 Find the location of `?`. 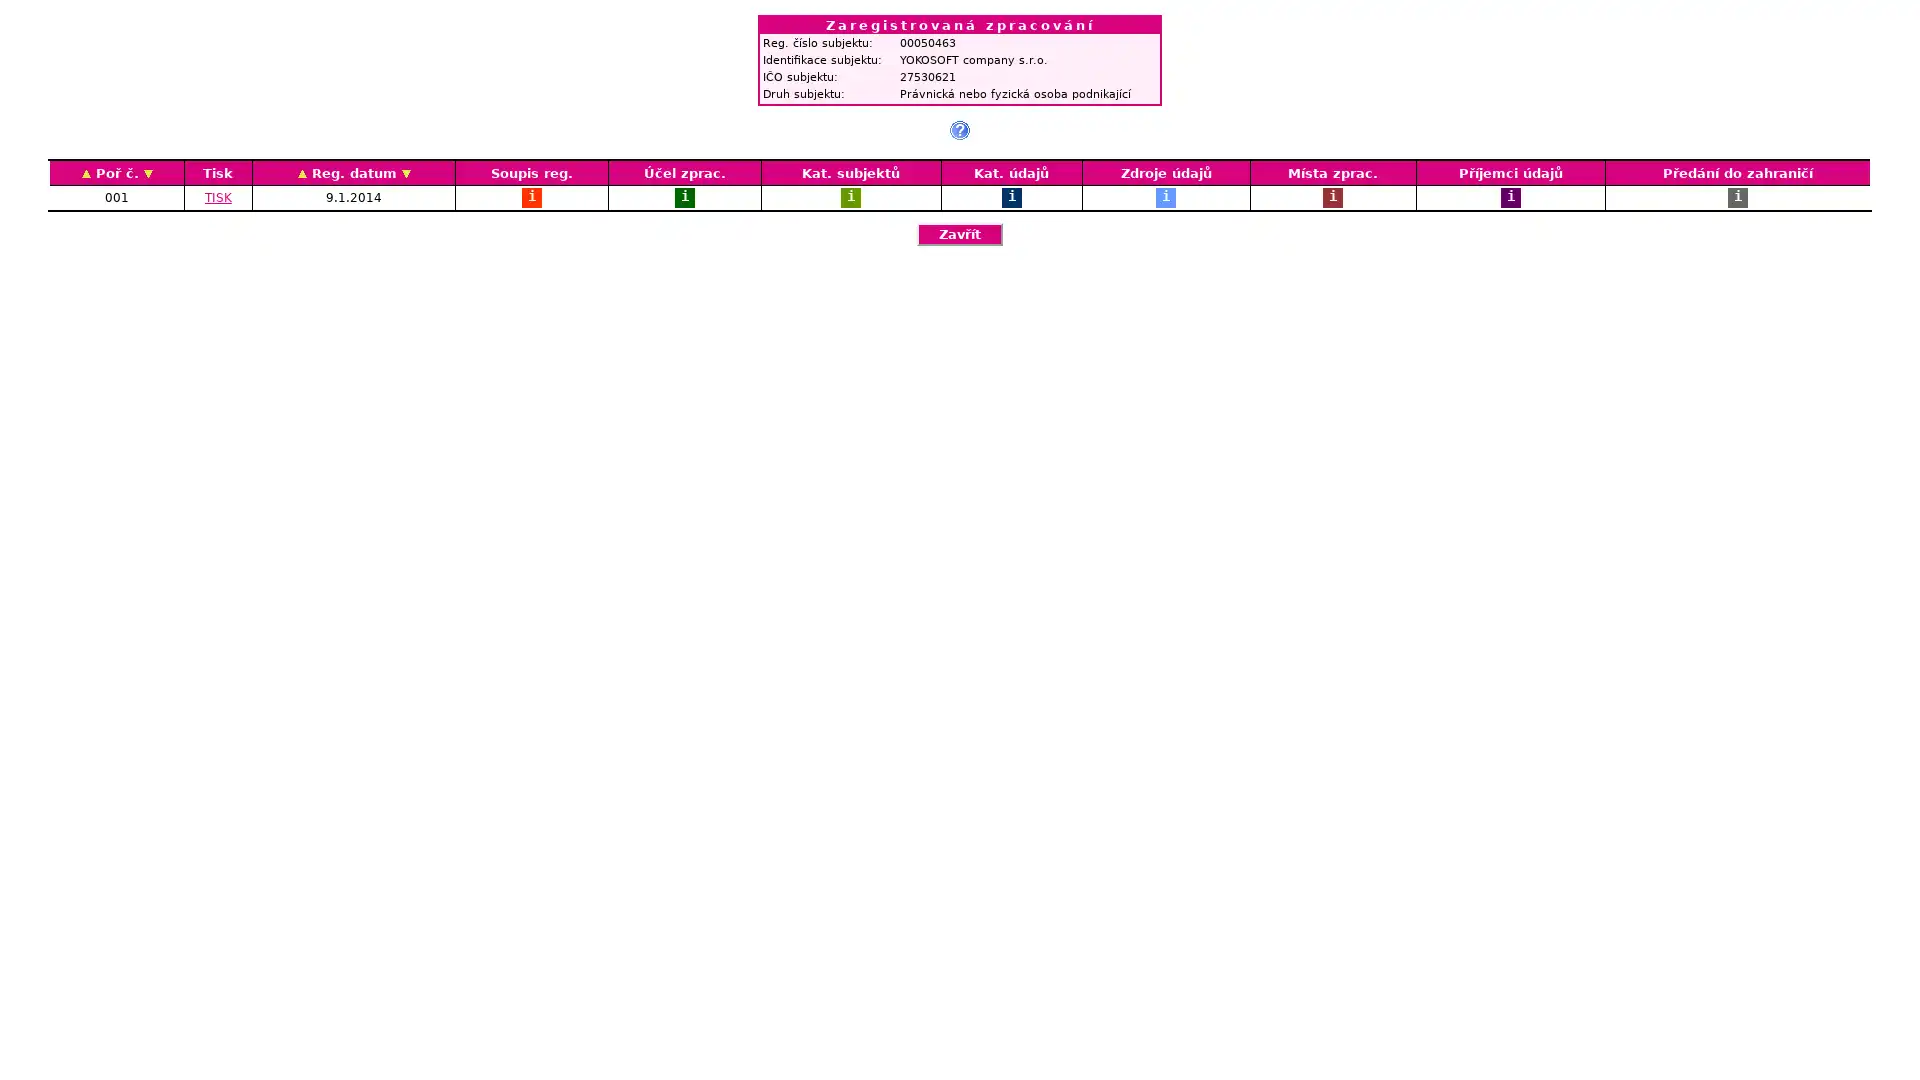

? is located at coordinates (960, 131).